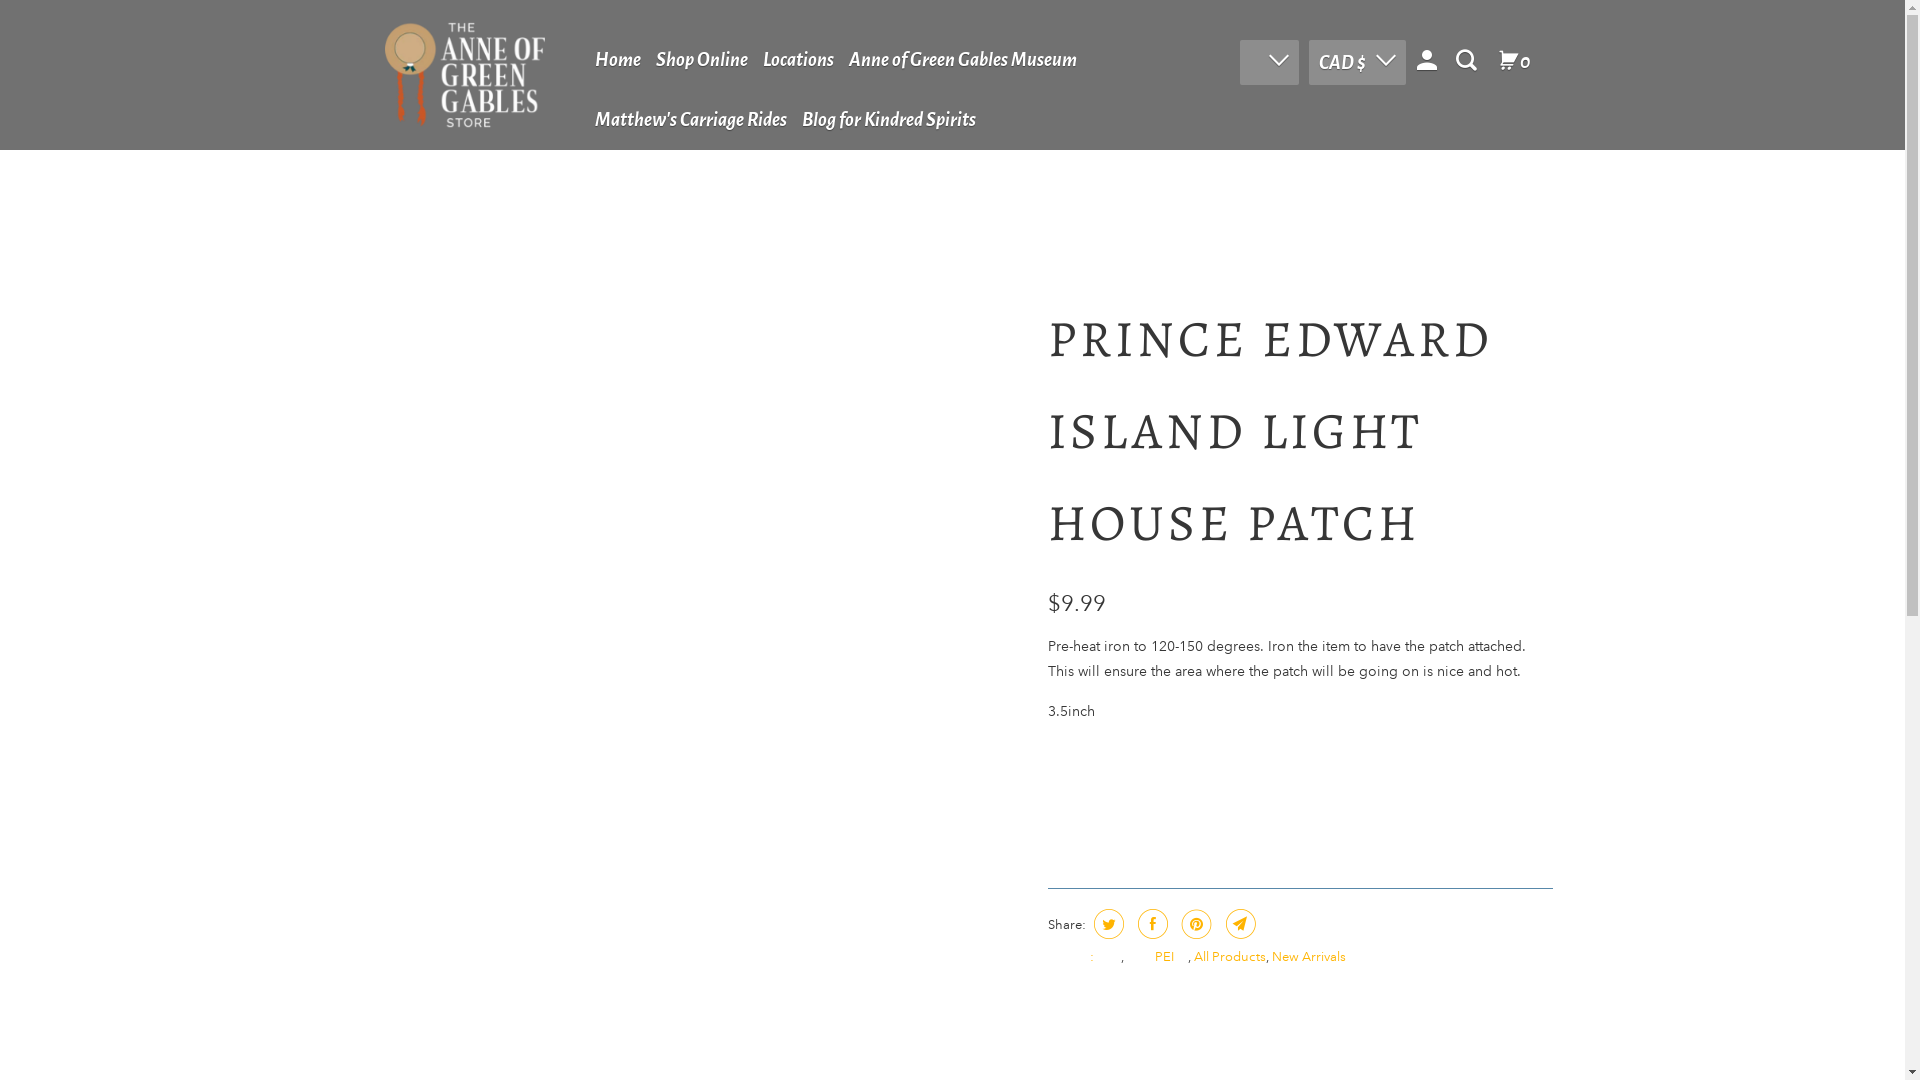 The height and width of the screenshot is (1080, 1920). Describe the element at coordinates (463, 74) in the screenshot. I see `'Theannestore'` at that location.